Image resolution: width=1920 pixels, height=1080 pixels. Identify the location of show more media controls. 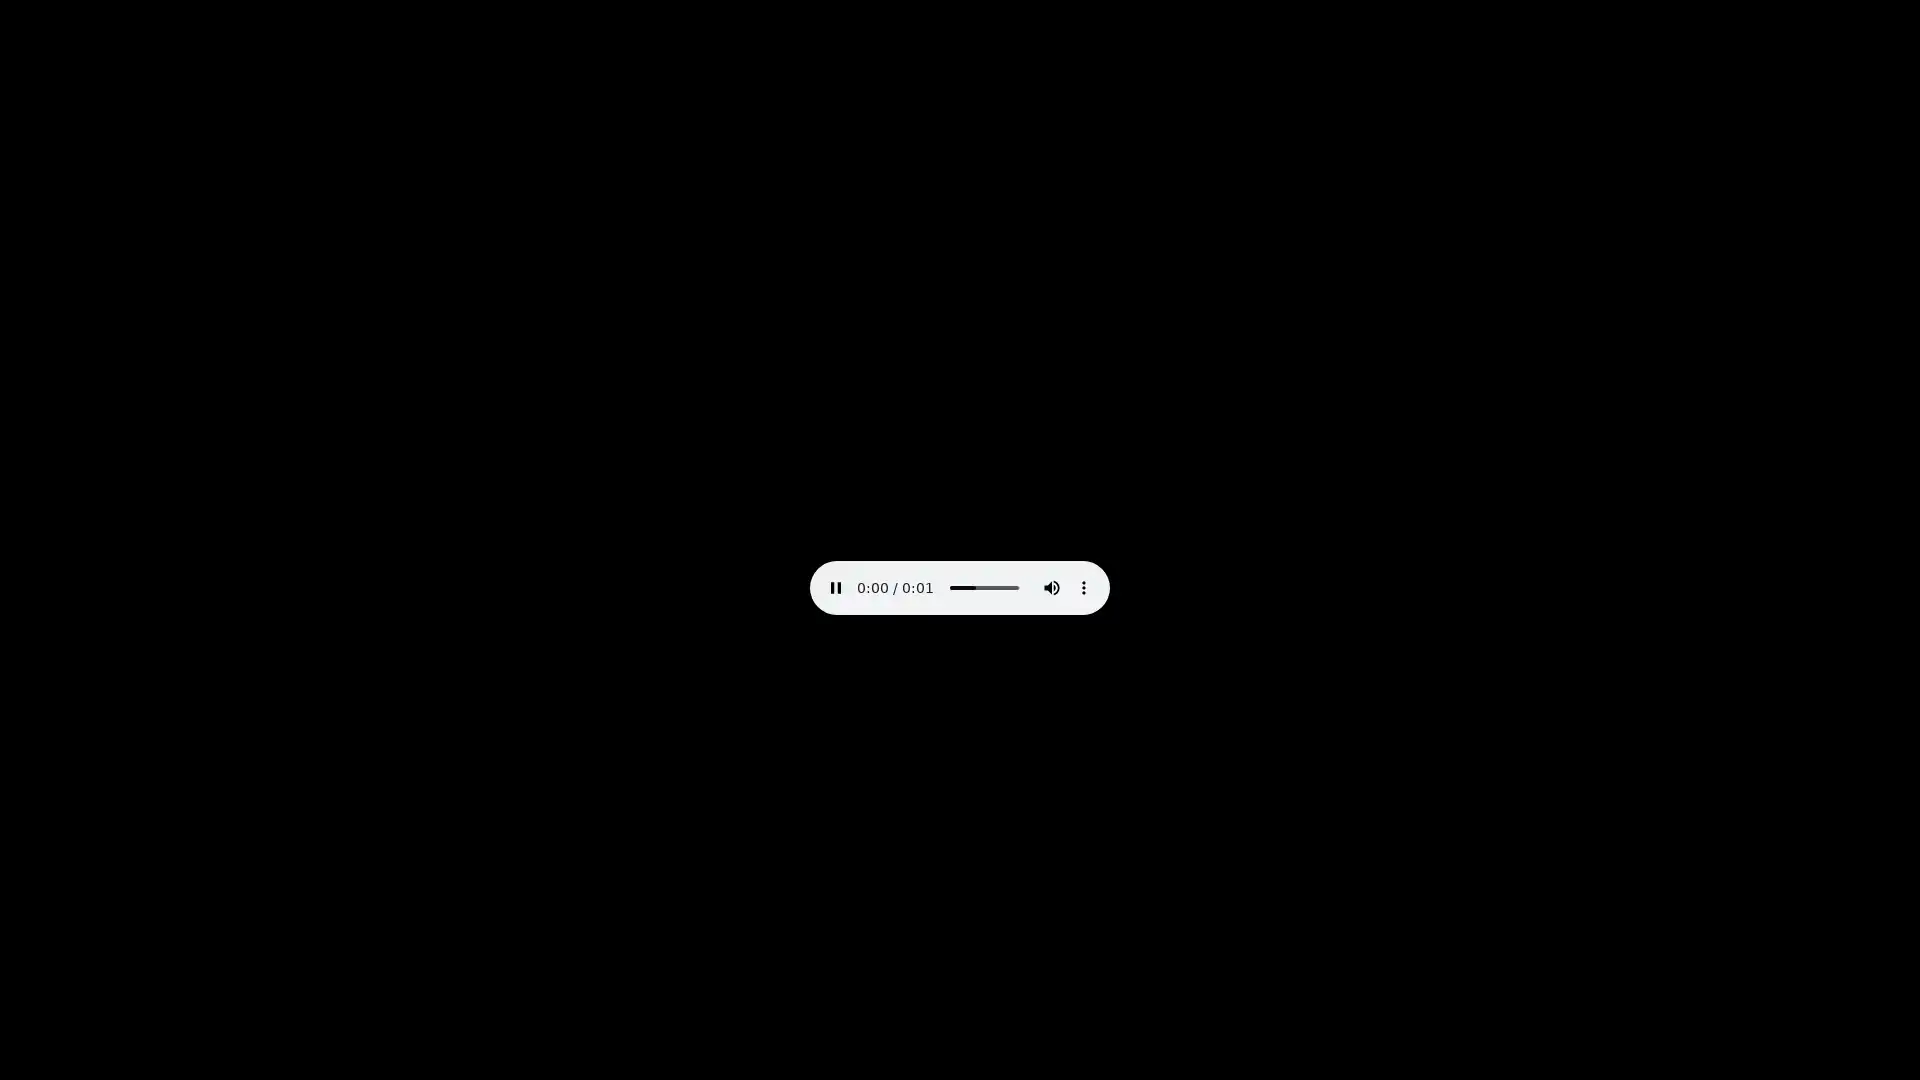
(1083, 586).